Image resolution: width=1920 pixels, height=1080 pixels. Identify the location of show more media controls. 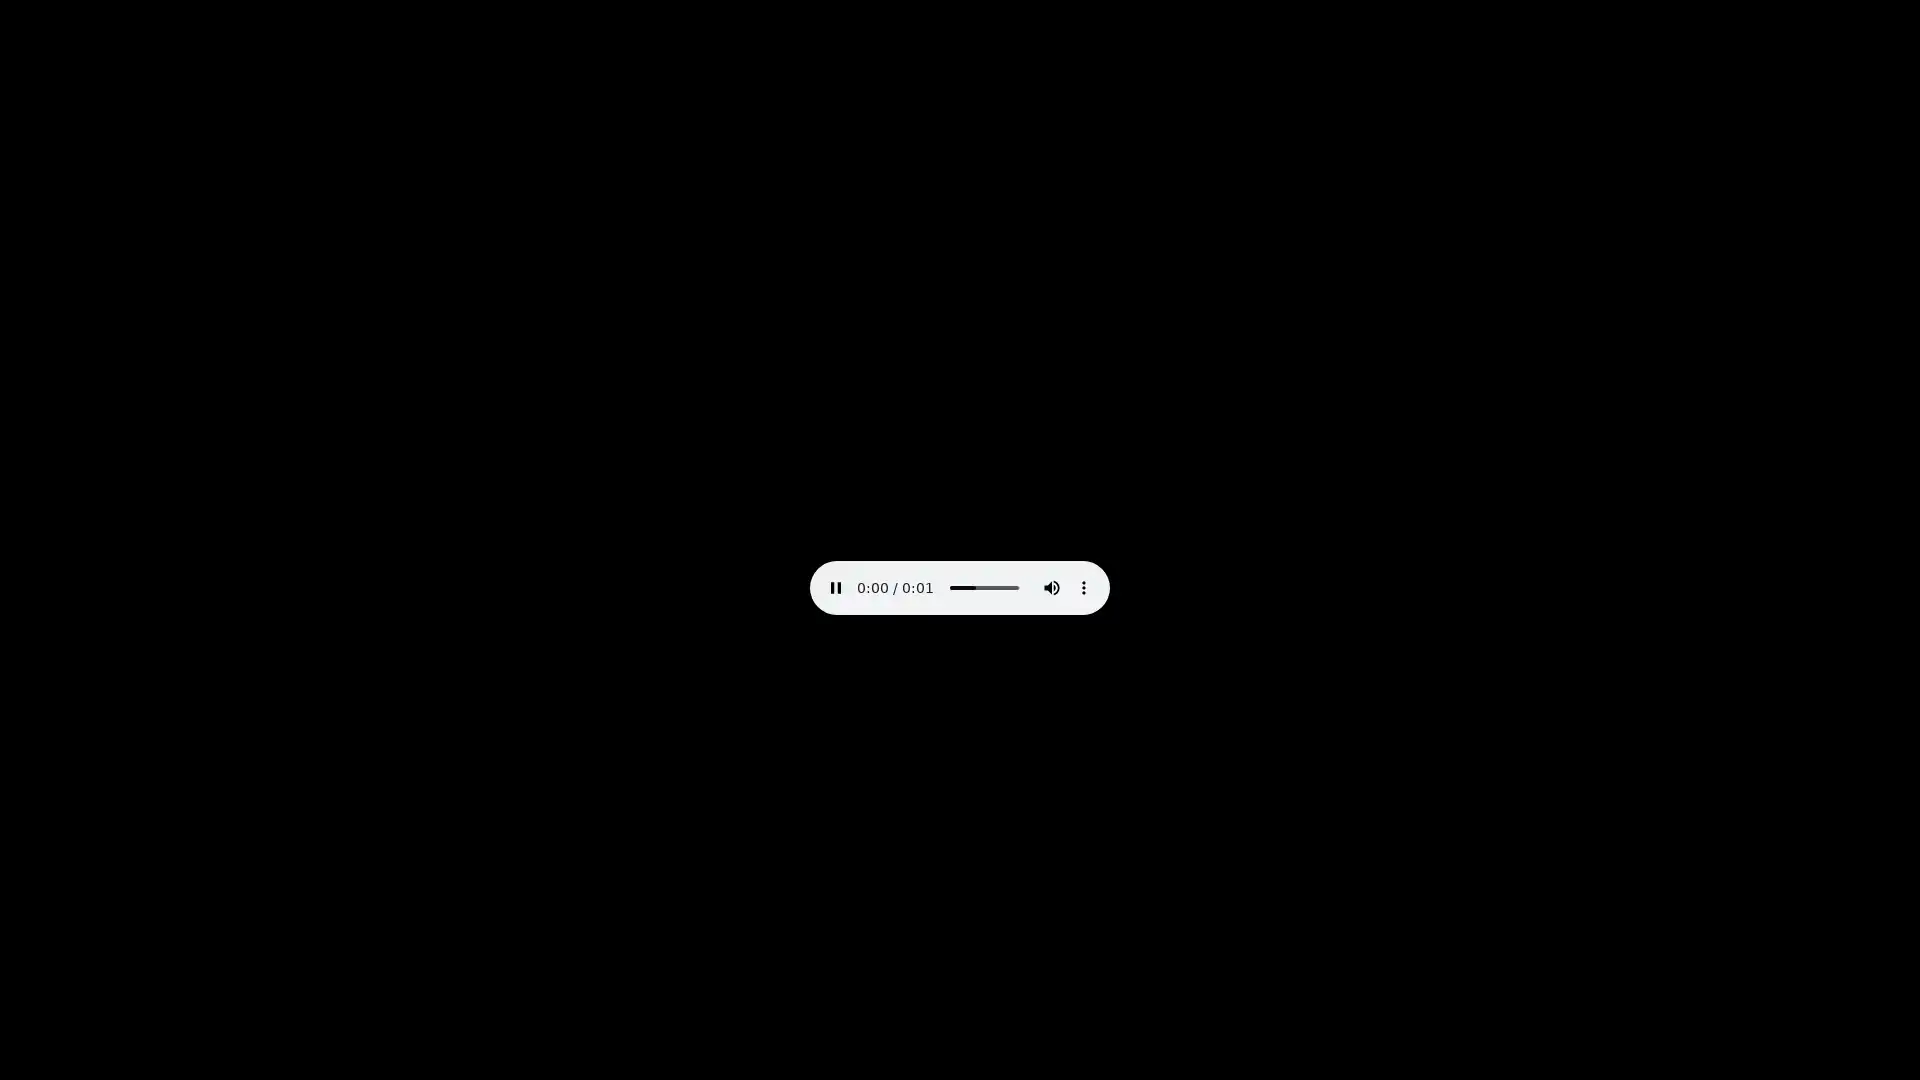
(1083, 586).